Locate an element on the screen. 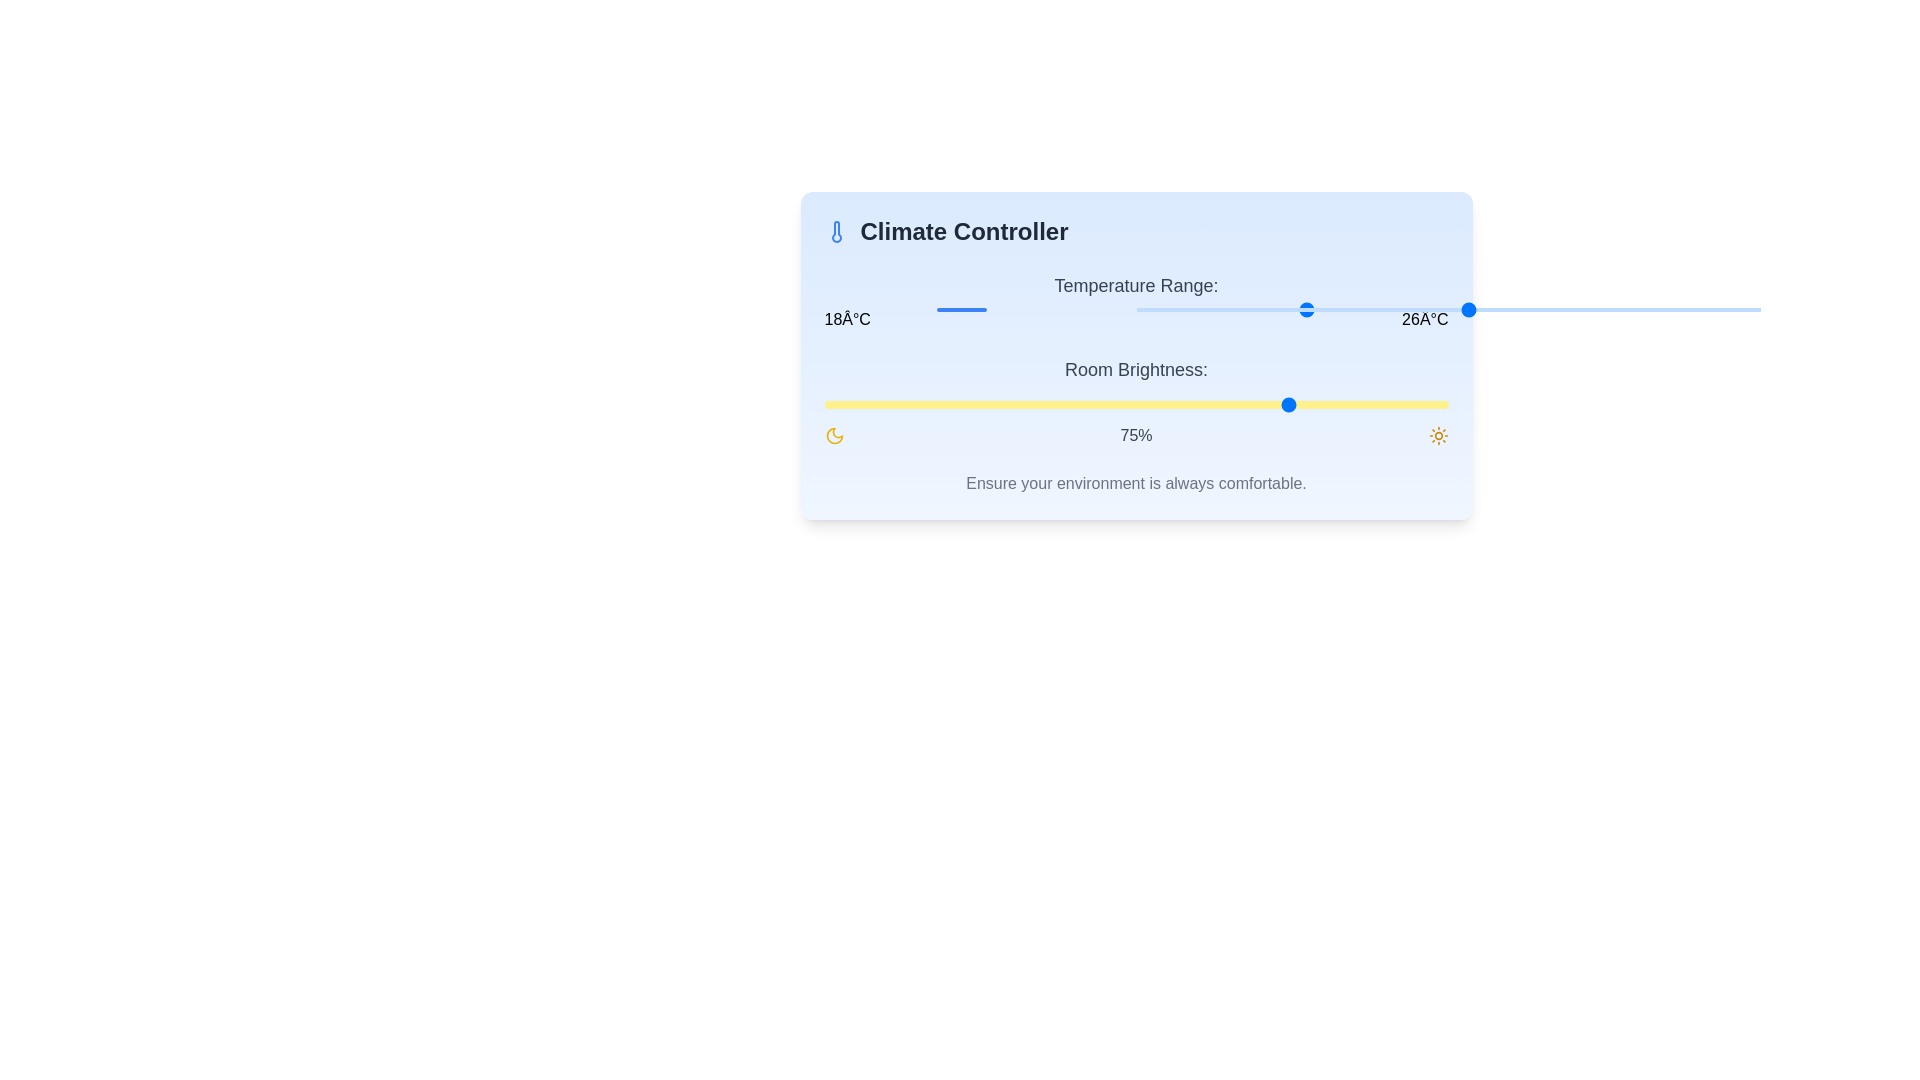  the static text label displaying '18°C', which is located to the left of the 'Temperature Range:' label and aligned with '26°C' on its right is located at coordinates (847, 319).